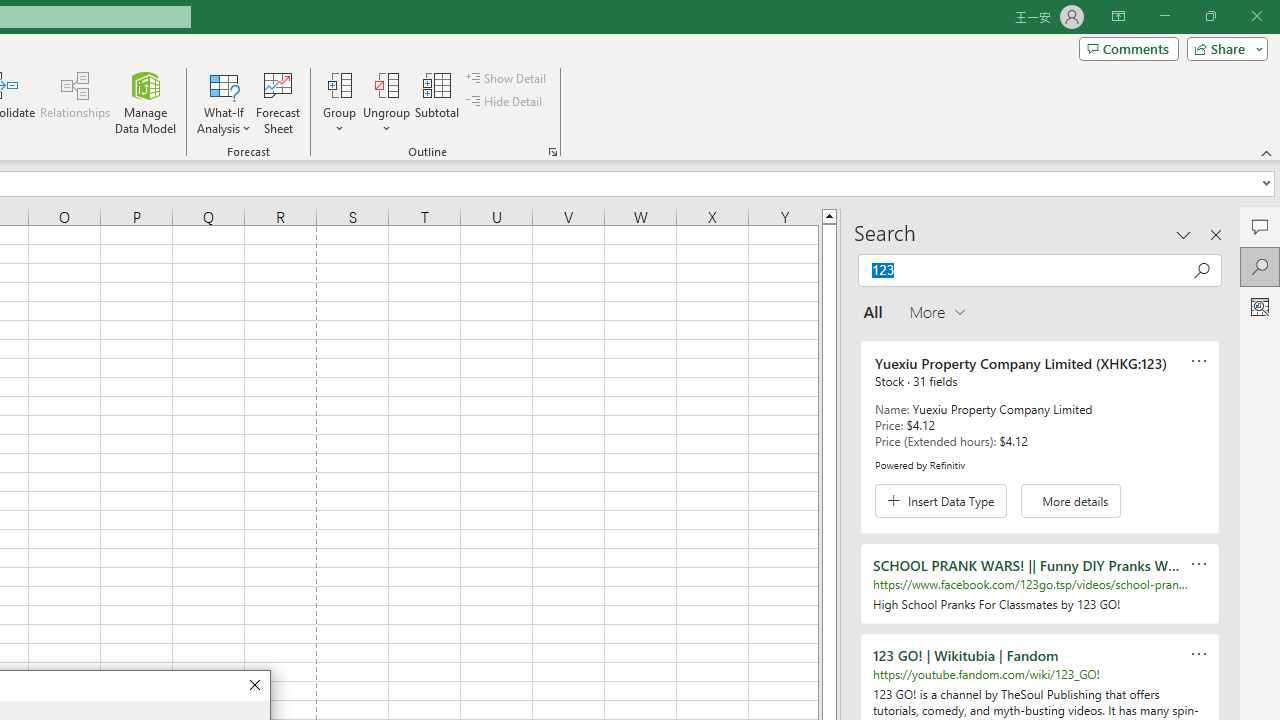 Image resolution: width=1280 pixels, height=720 pixels. I want to click on 'Comments', so click(1128, 47).